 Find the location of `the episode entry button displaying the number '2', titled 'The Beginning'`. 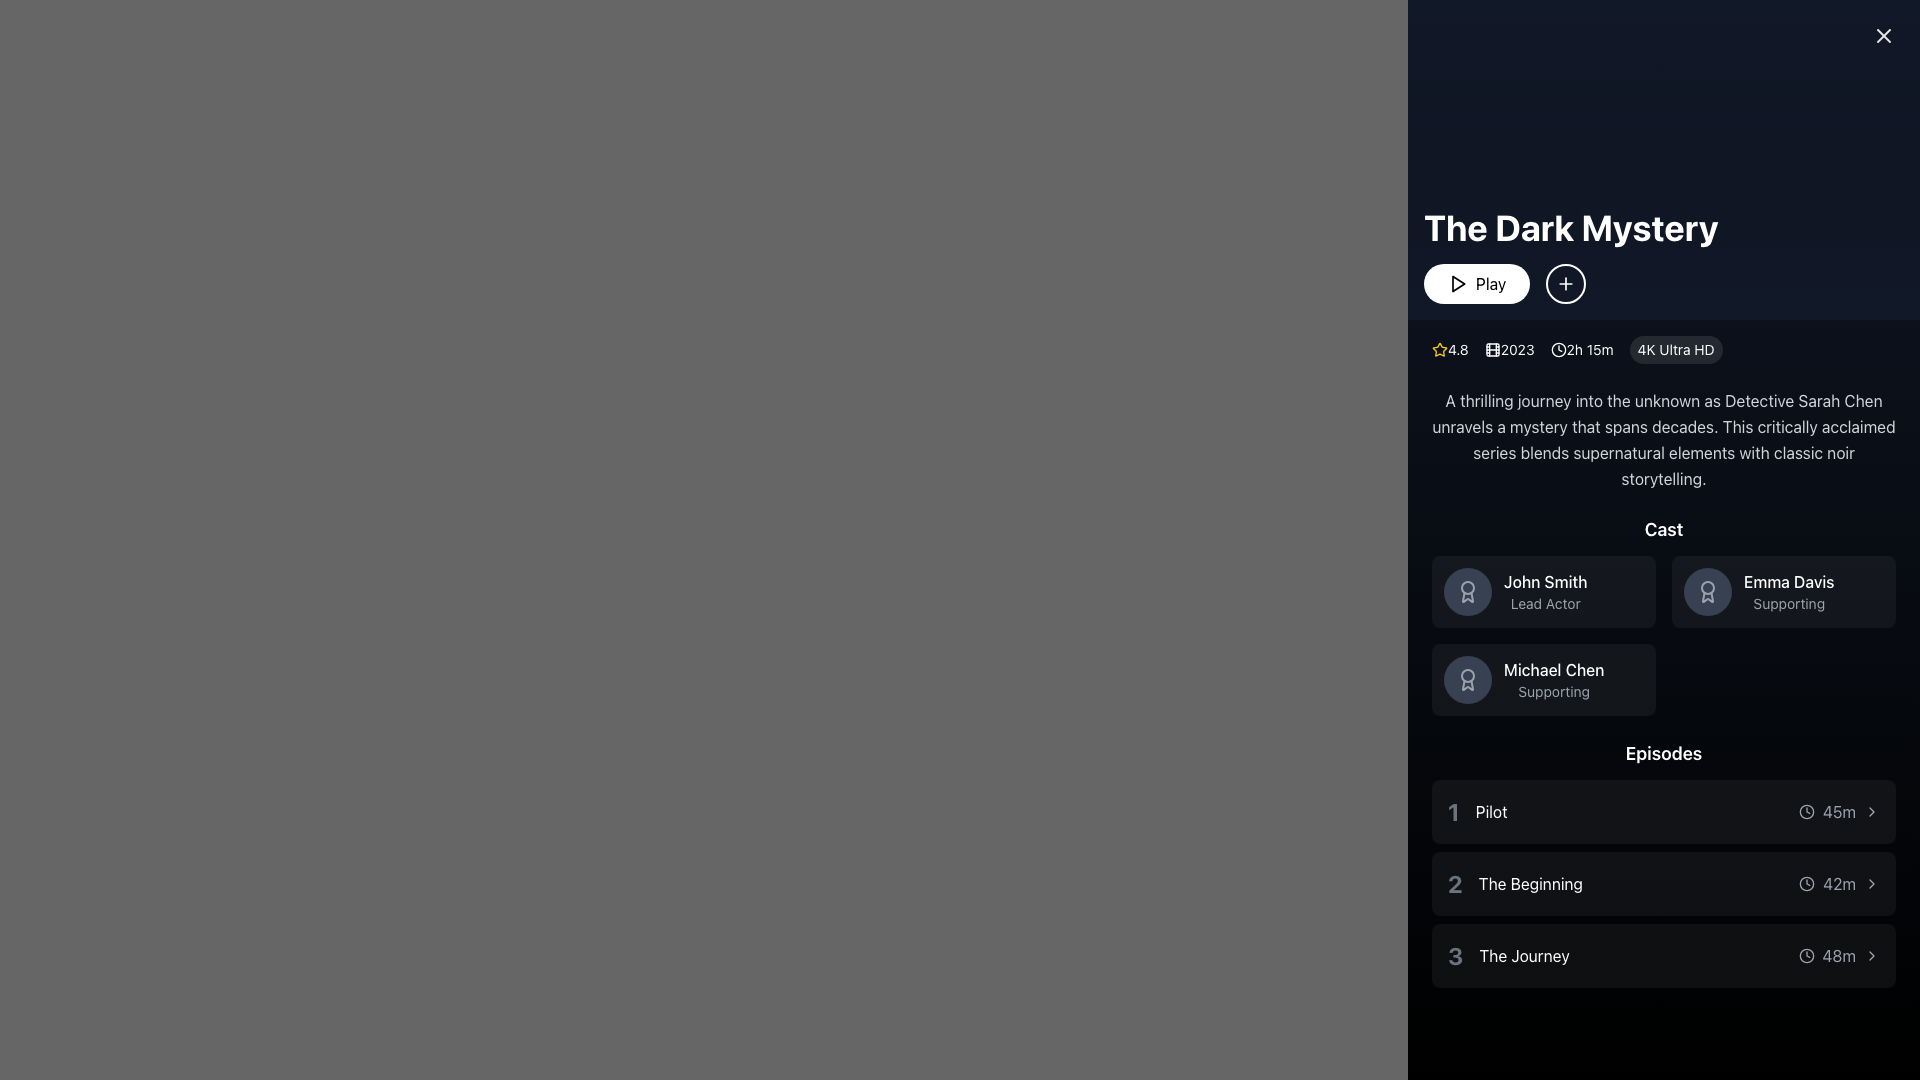

the episode entry button displaying the number '2', titled 'The Beginning' is located at coordinates (1664, 882).